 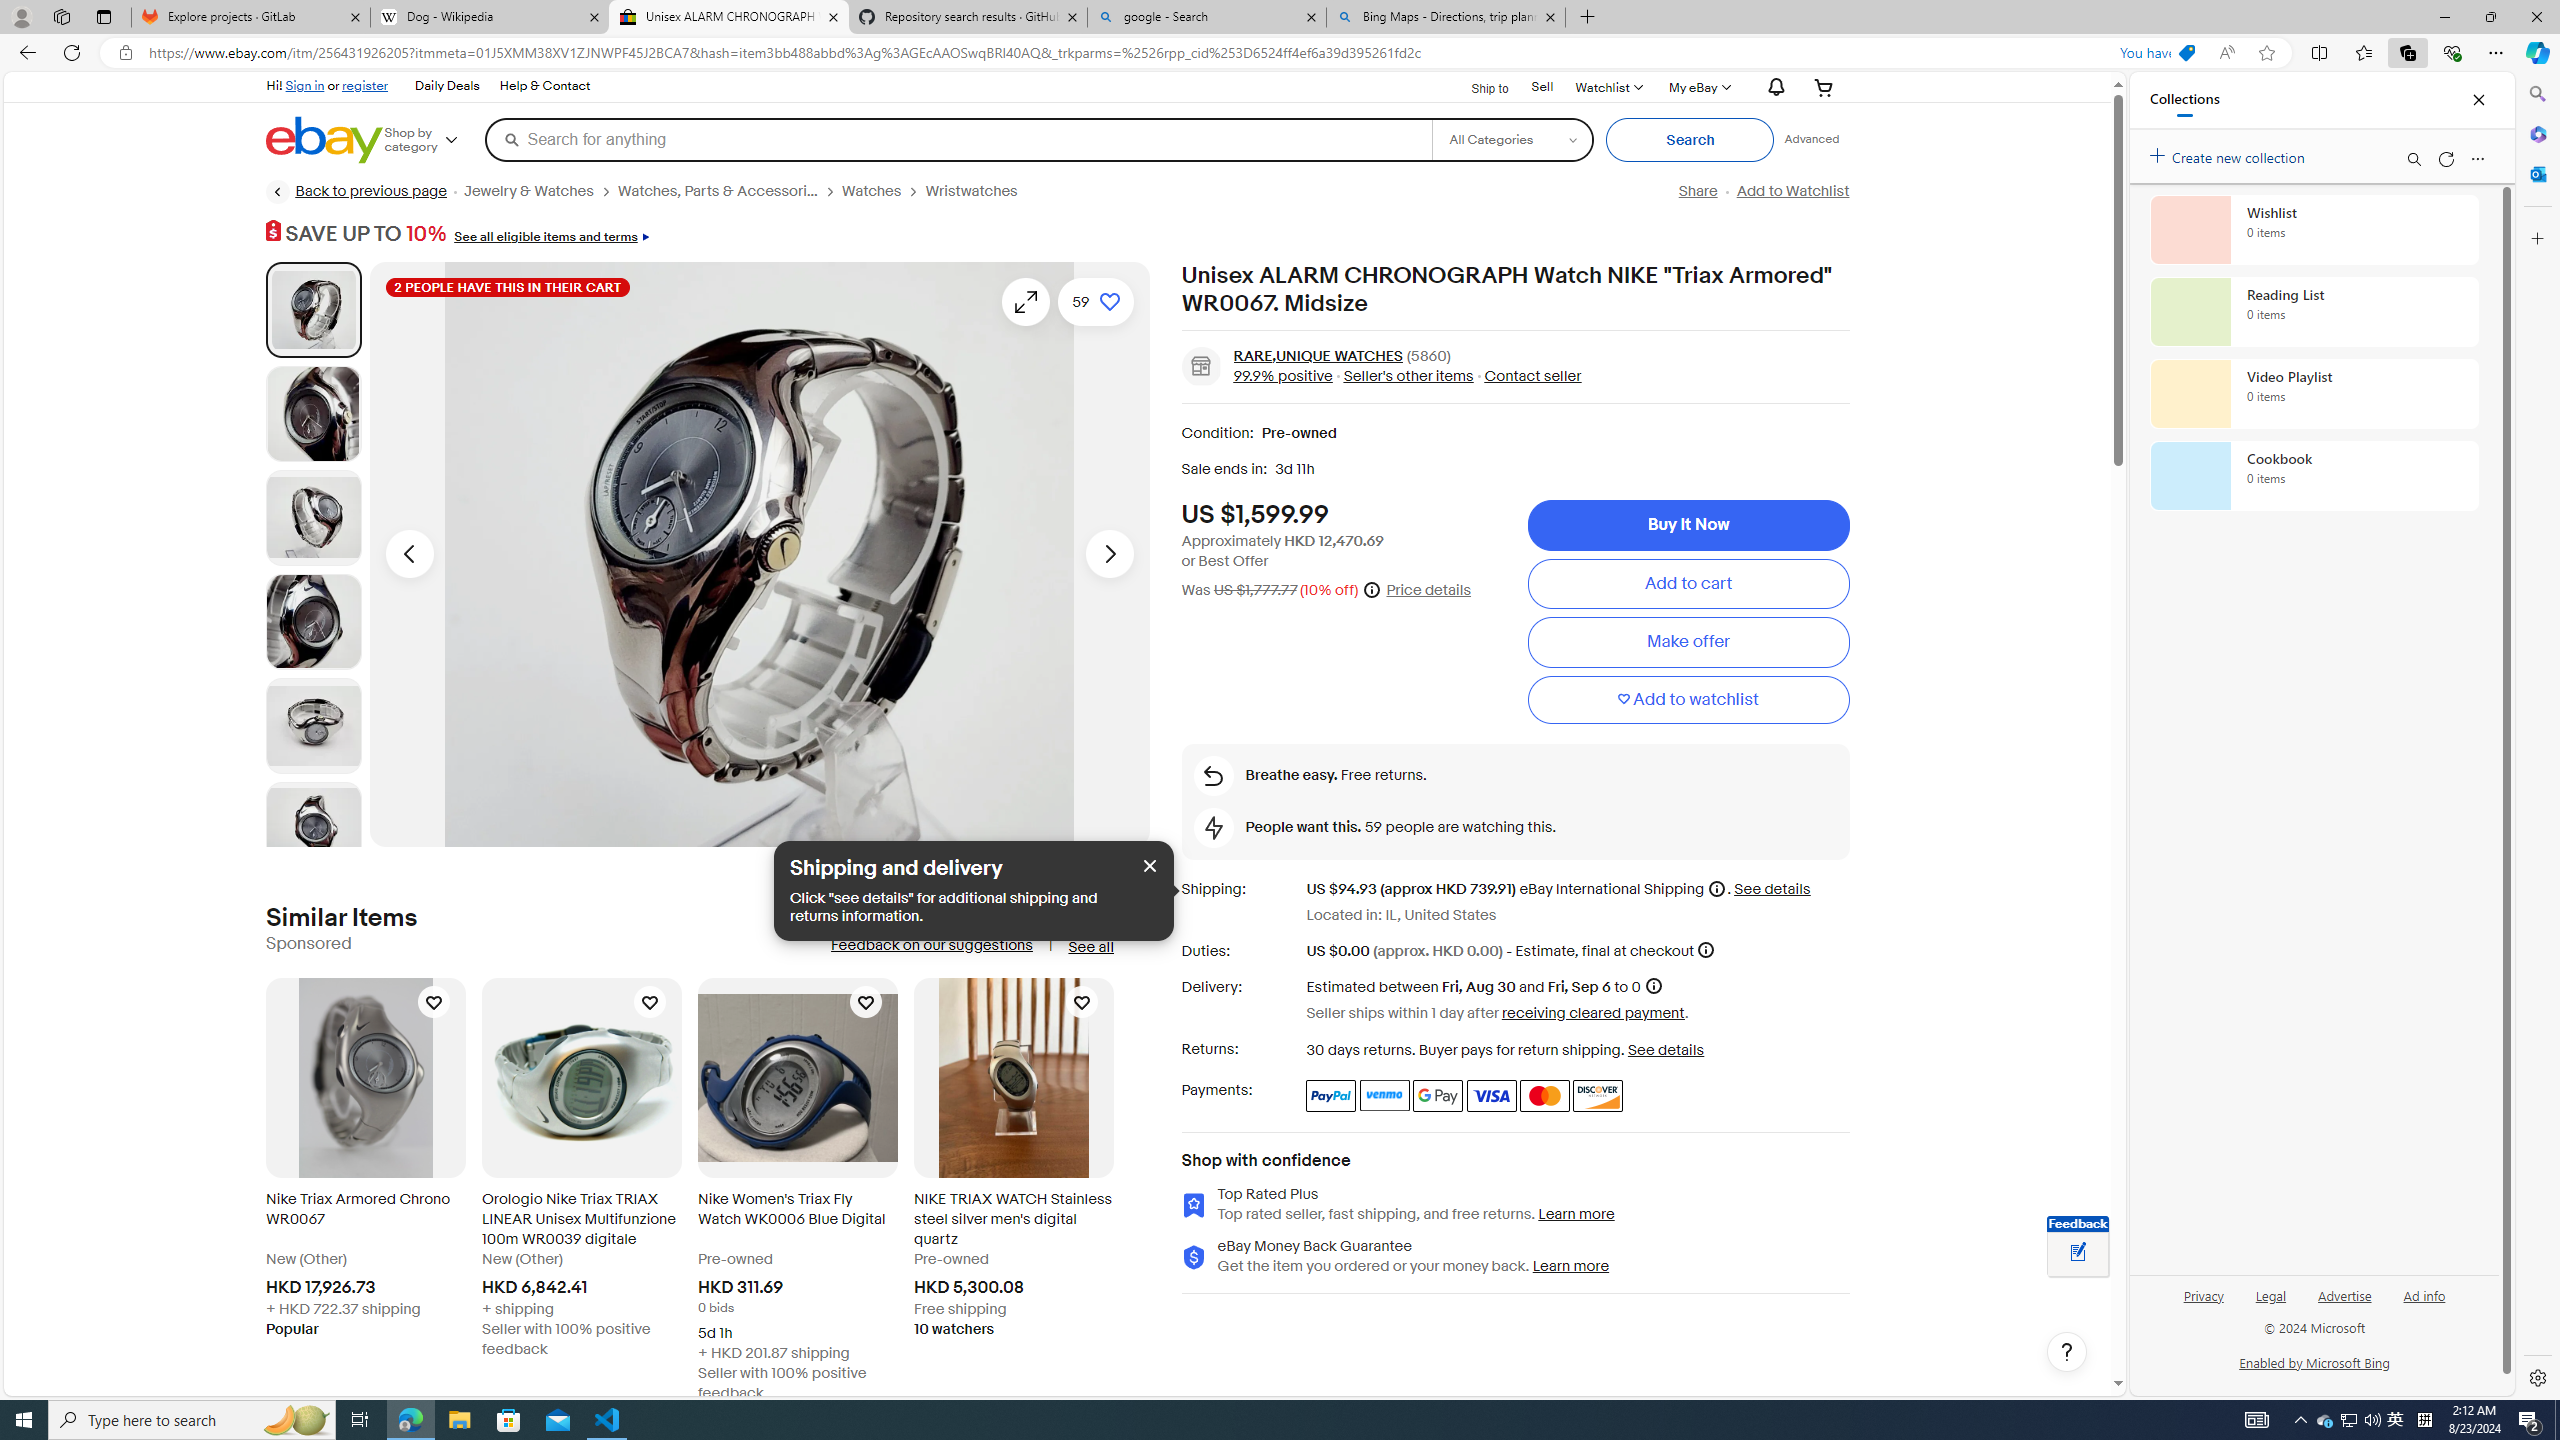 I want to click on 'Picture 4 of 18', so click(x=313, y=620).